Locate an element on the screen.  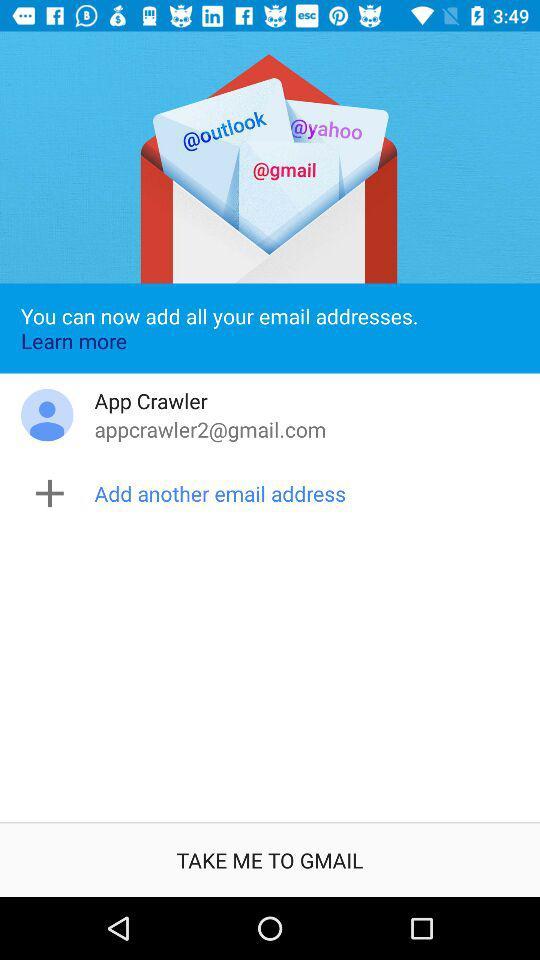
take me to app is located at coordinates (270, 859).